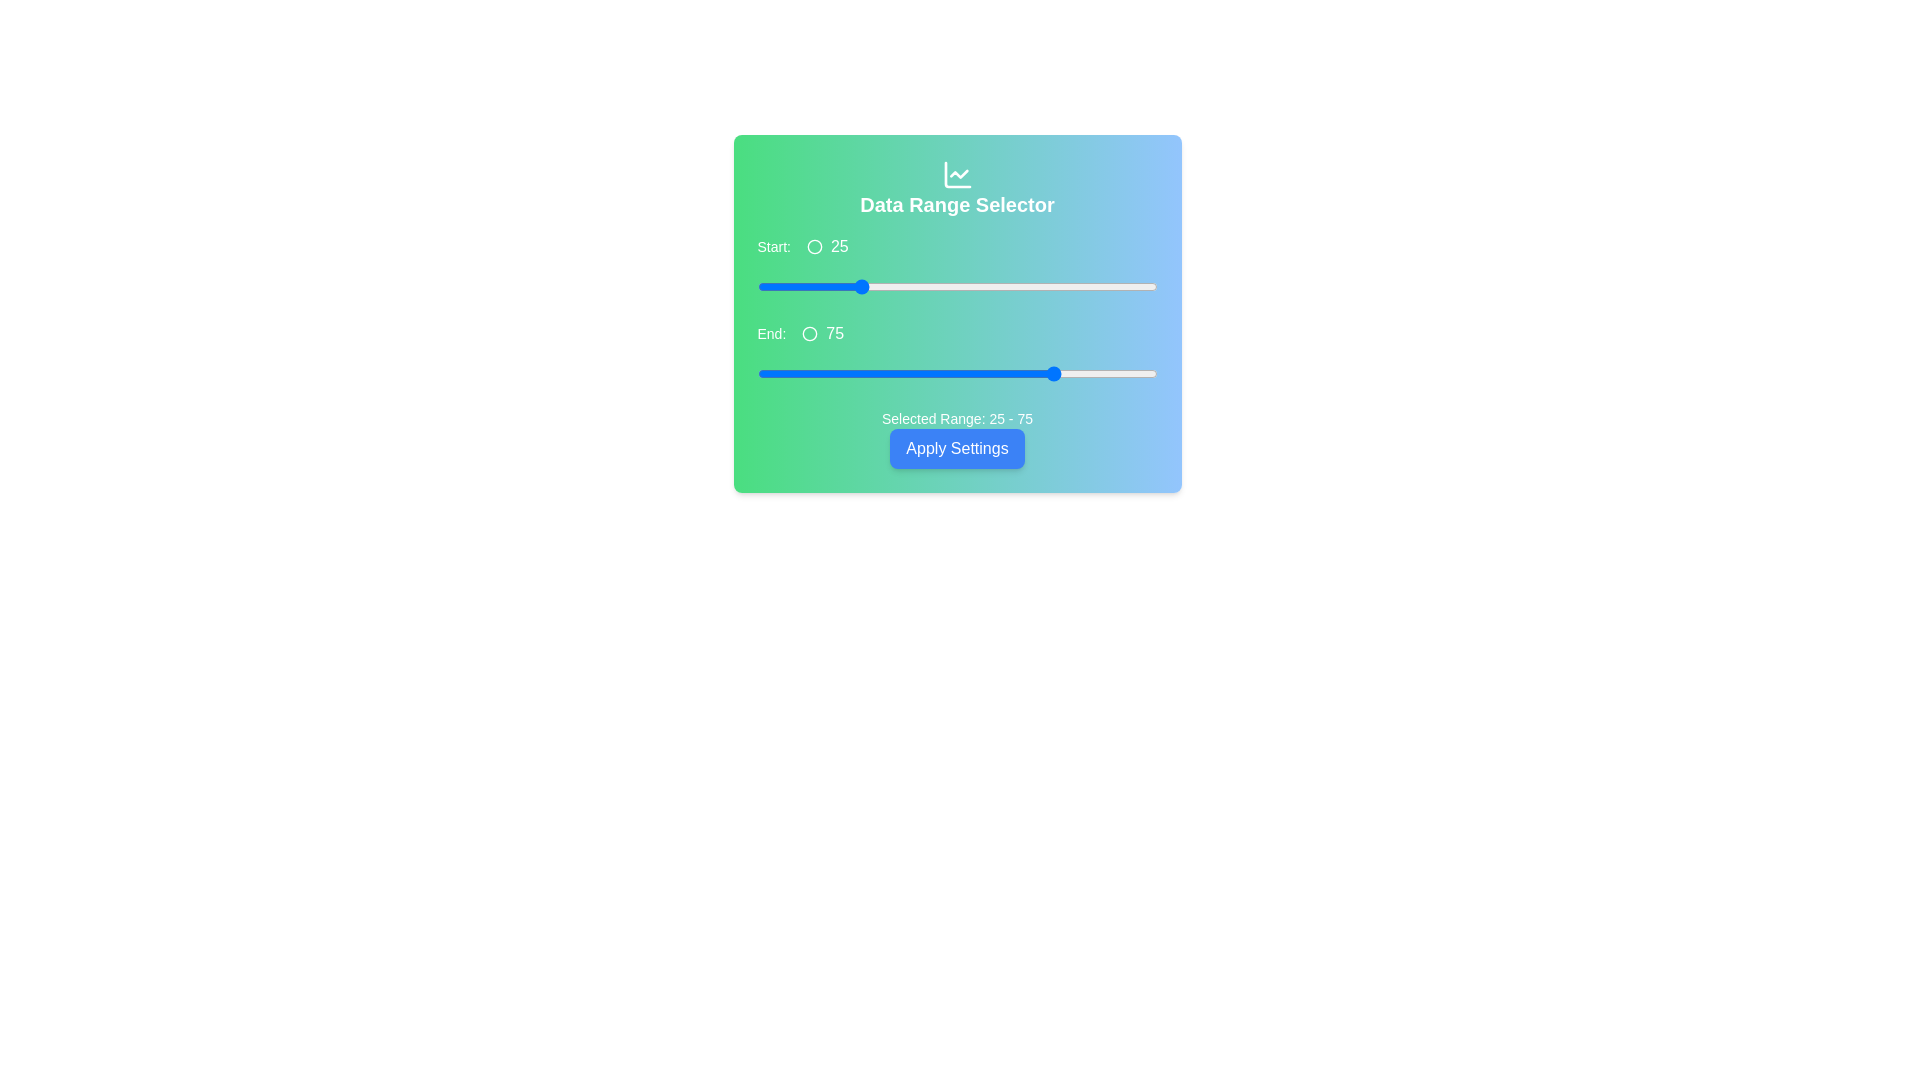 Image resolution: width=1920 pixels, height=1080 pixels. What do you see at coordinates (835, 333) in the screenshot?
I see `the static text that displays the endpoint value for the selected range, positioned adjacent to 'End:' and aligned with a circular icon` at bounding box center [835, 333].